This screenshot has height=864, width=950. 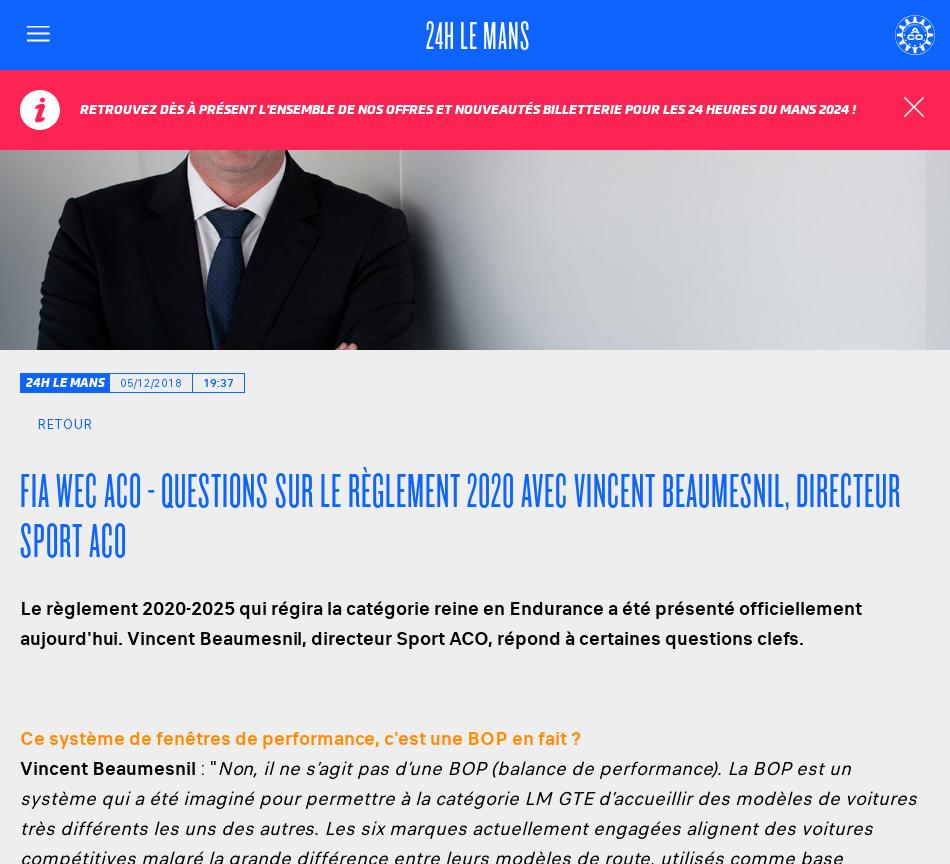 What do you see at coordinates (817, 34) in the screenshot?
I see `'Langue'` at bounding box center [817, 34].